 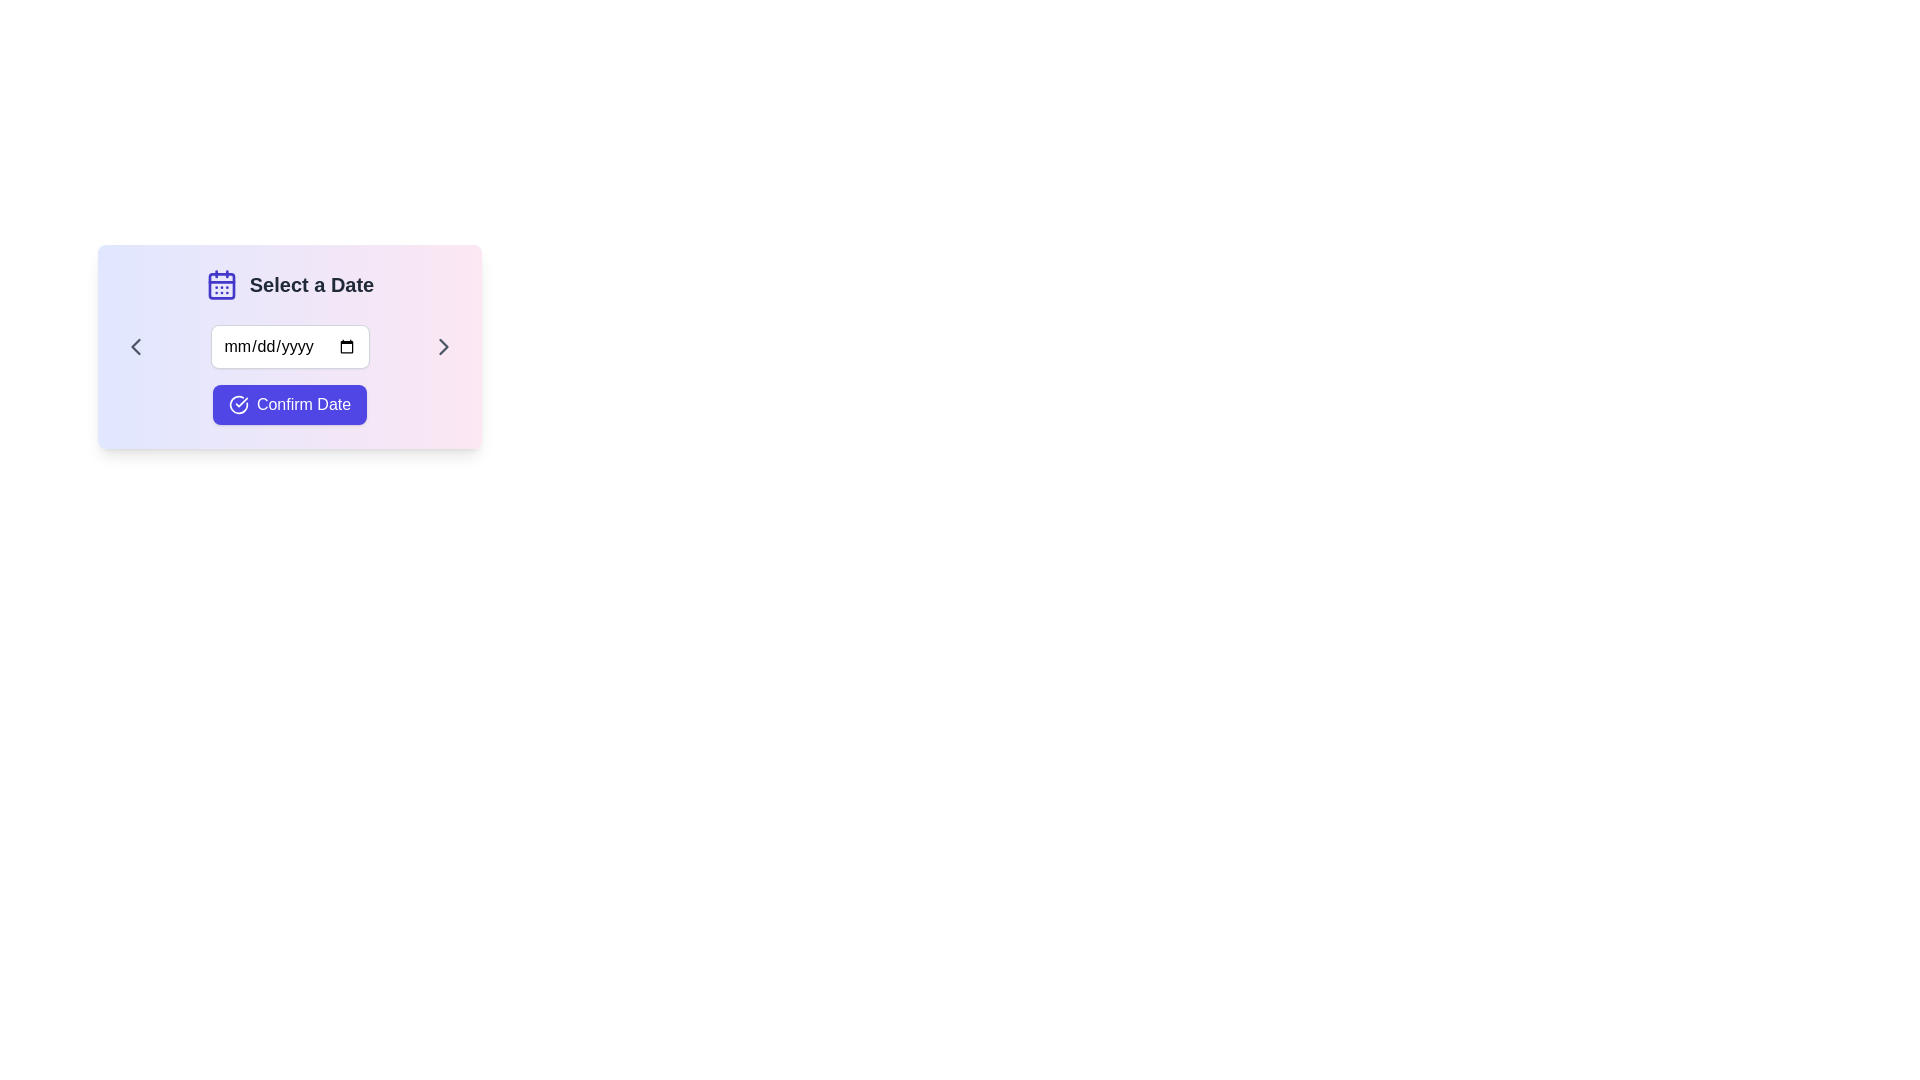 What do you see at coordinates (288, 346) in the screenshot?
I see `the Date Input Field to focus the input and potentially open the date picker` at bounding box center [288, 346].